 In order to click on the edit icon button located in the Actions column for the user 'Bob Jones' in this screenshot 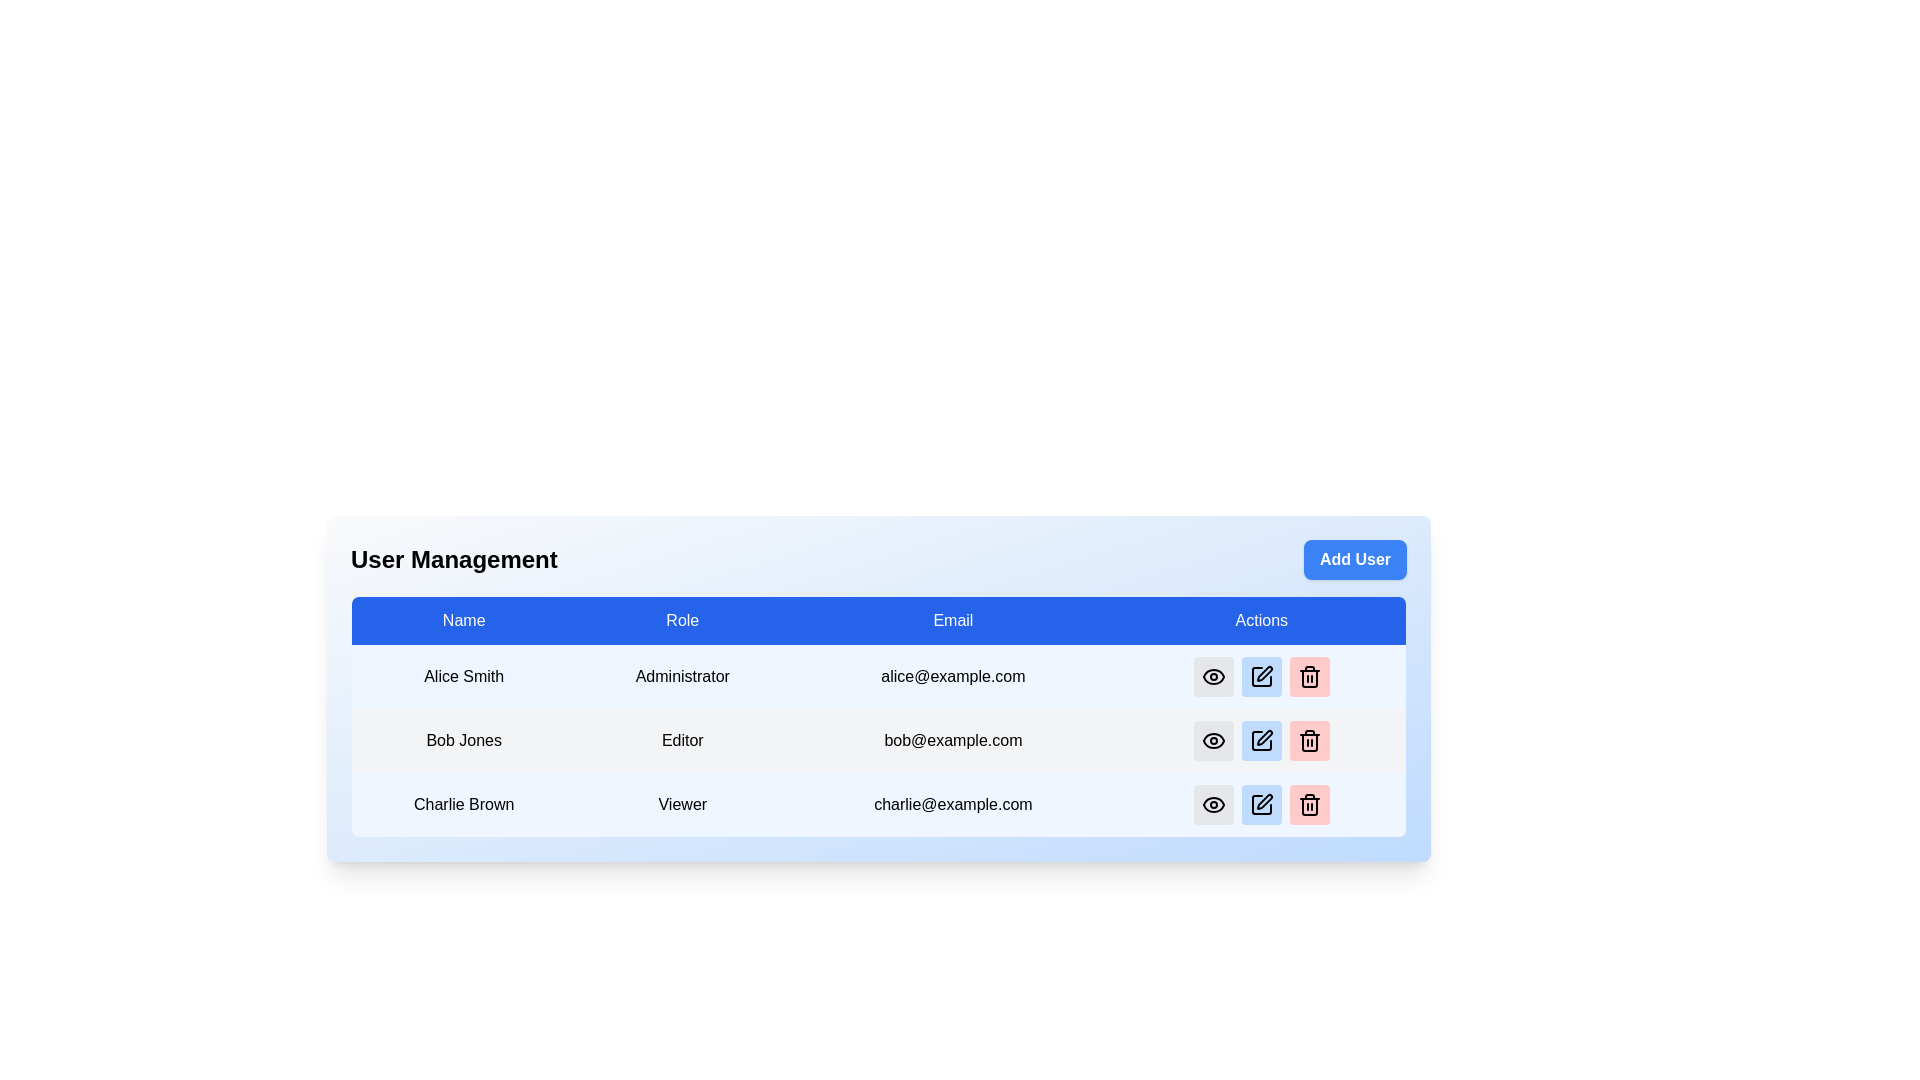, I will do `click(1260, 740)`.